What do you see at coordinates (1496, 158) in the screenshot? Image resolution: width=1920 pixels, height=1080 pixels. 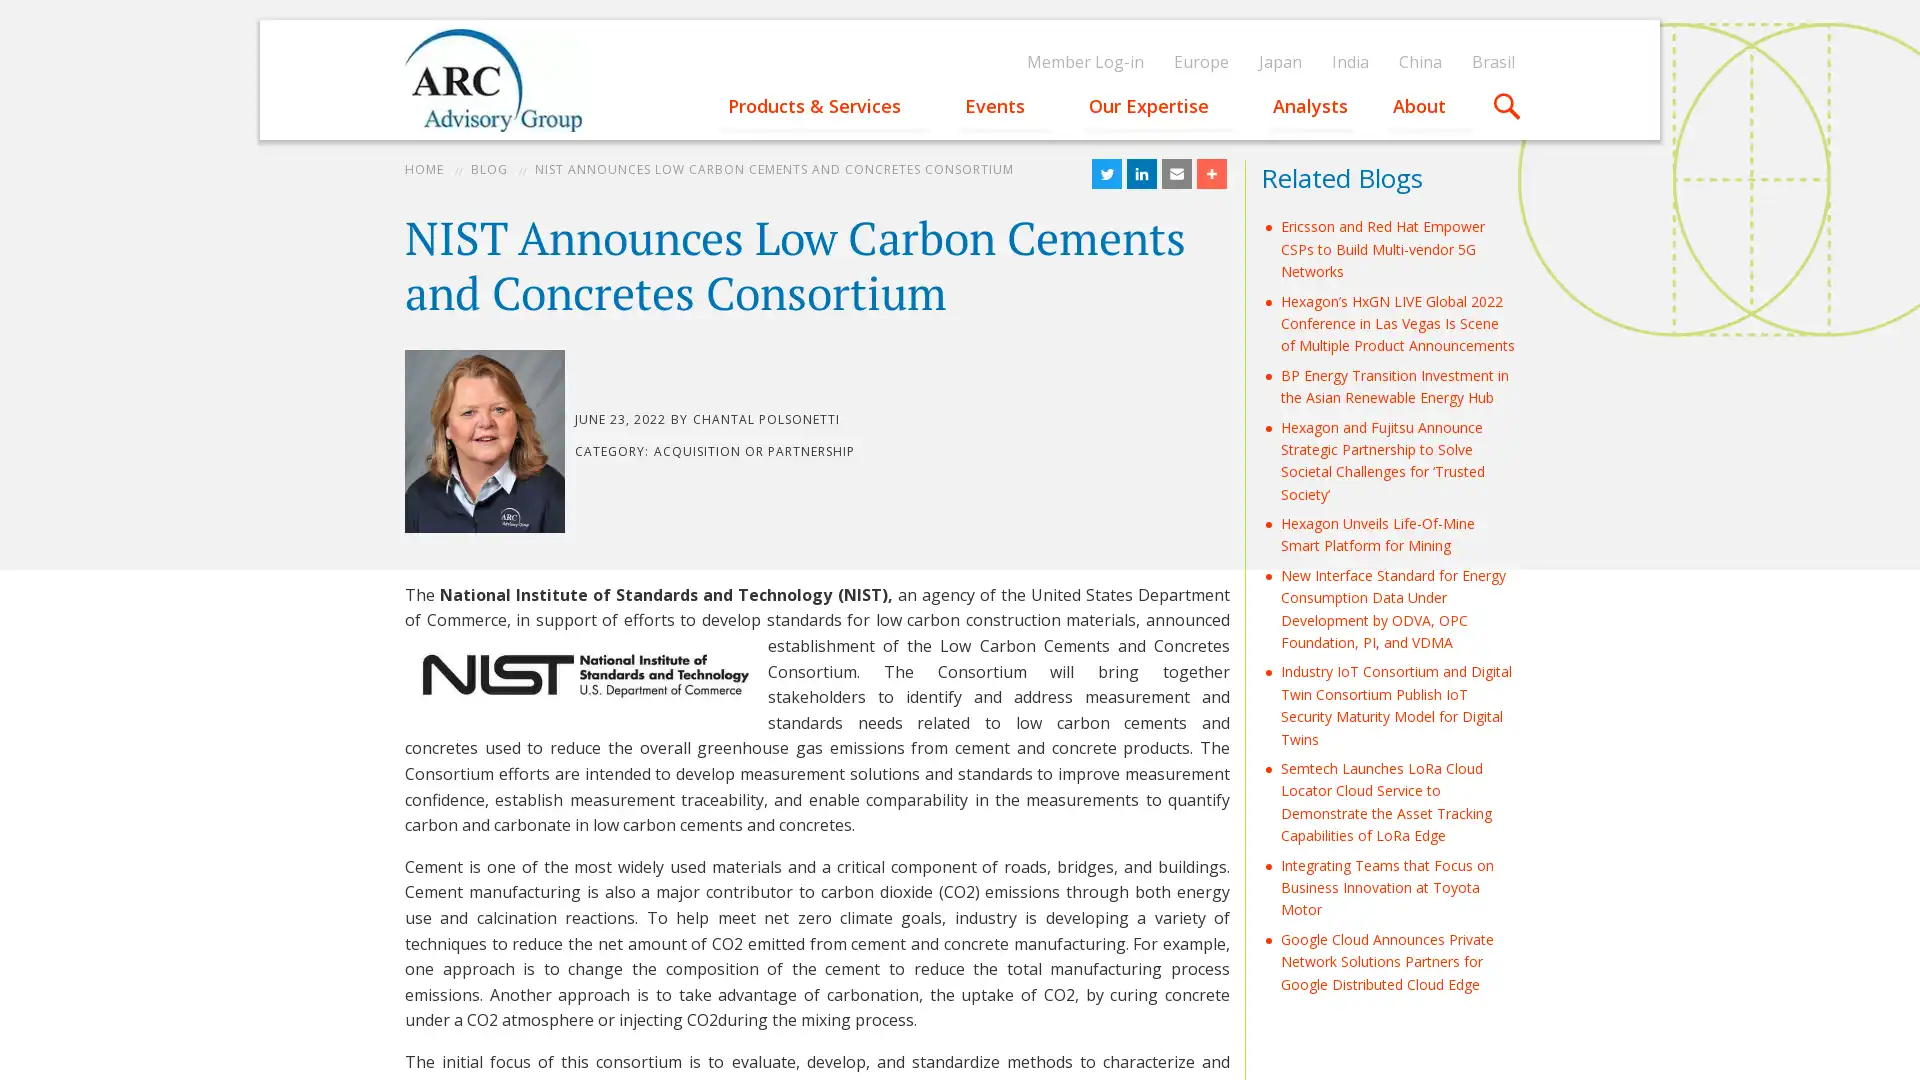 I see `Apply` at bounding box center [1496, 158].